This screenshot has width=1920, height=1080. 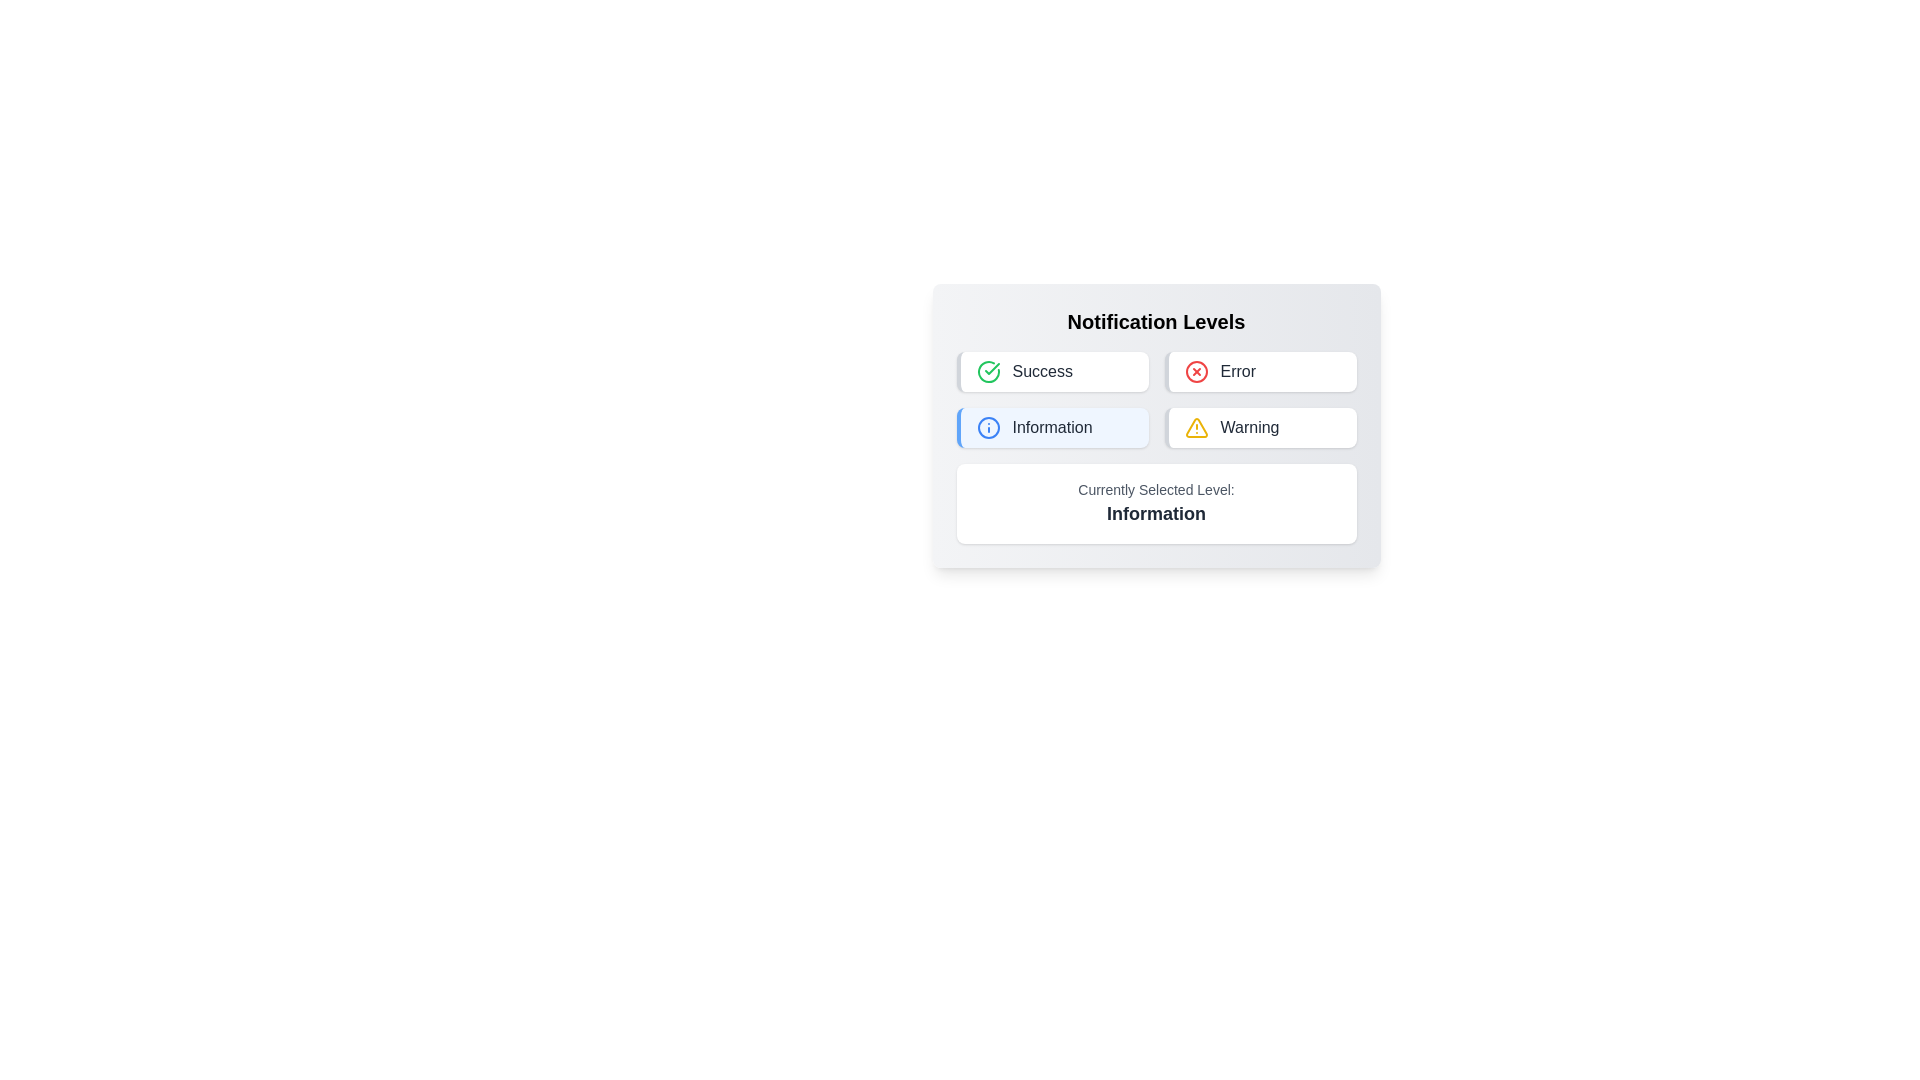 What do you see at coordinates (1259, 427) in the screenshot?
I see `the button corresponding to the notification level Warning` at bounding box center [1259, 427].